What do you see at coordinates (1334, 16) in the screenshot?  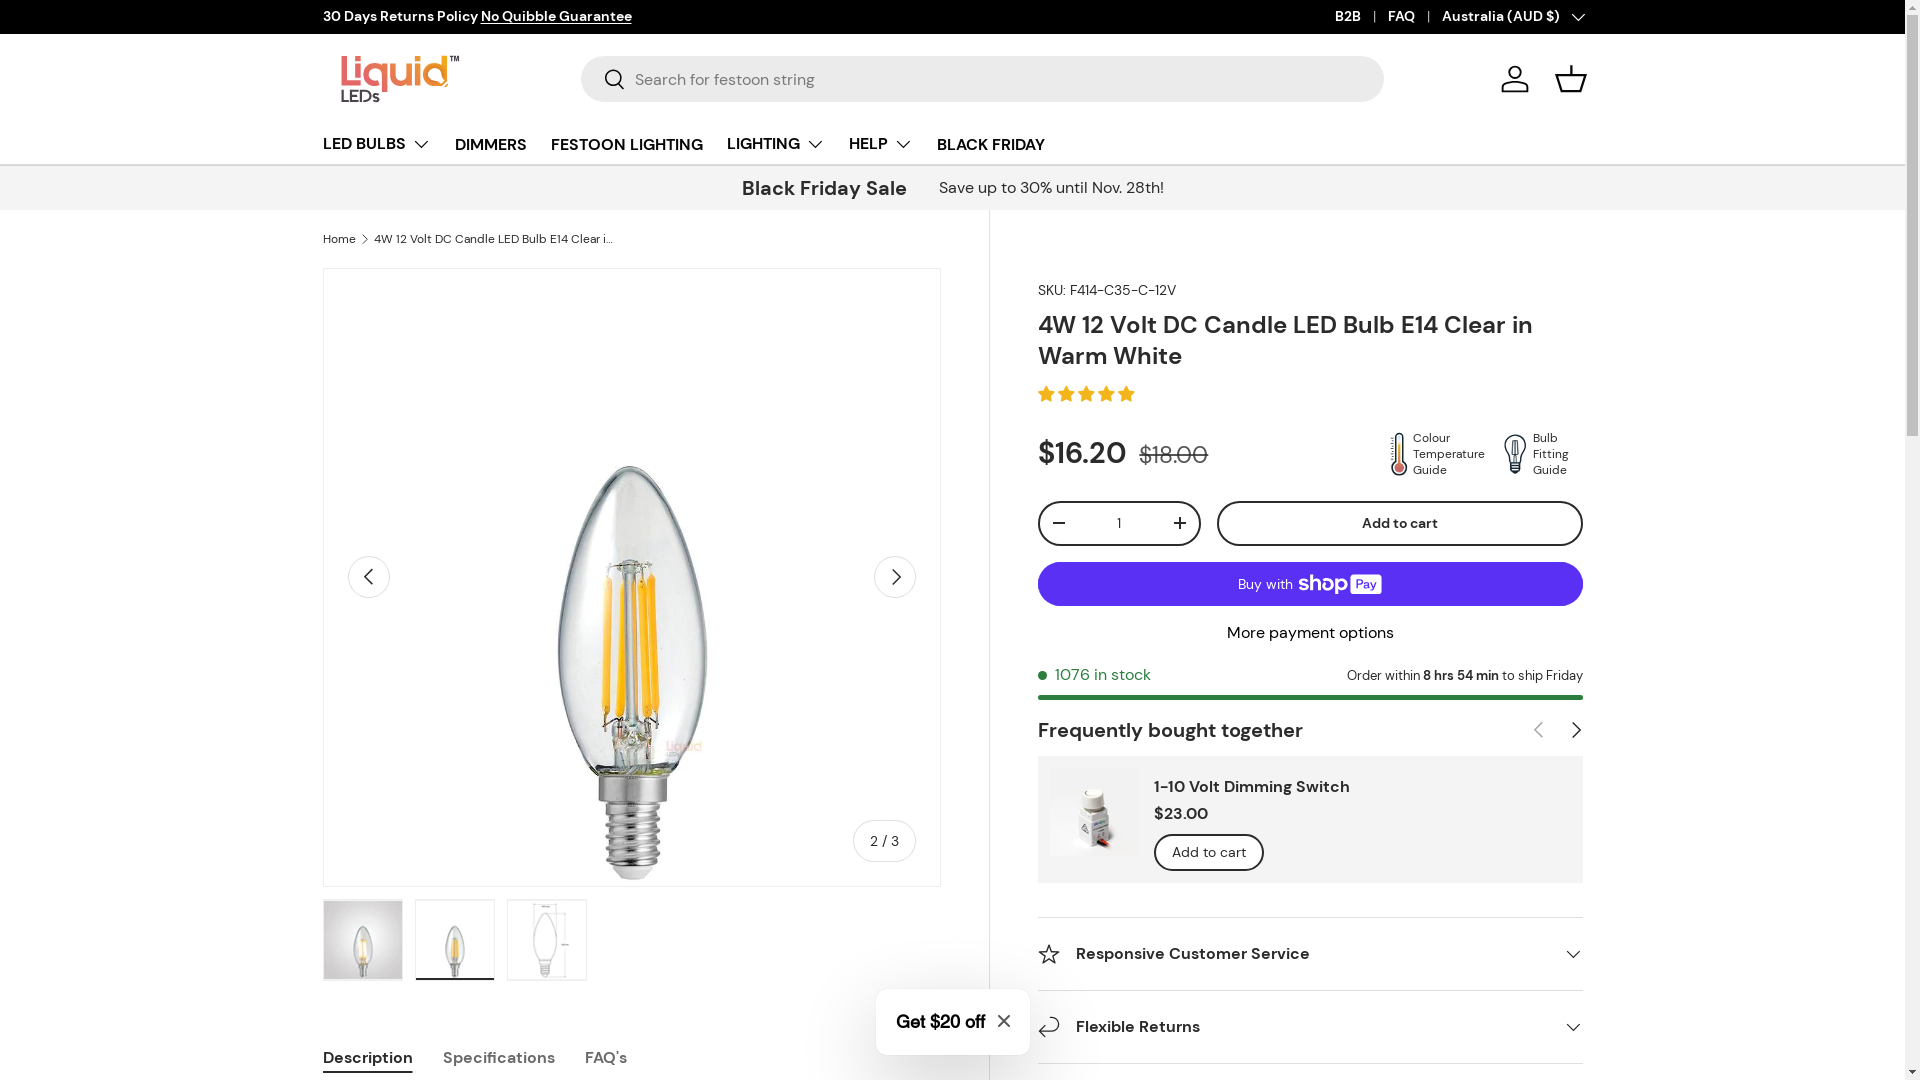 I see `'B2B'` at bounding box center [1334, 16].